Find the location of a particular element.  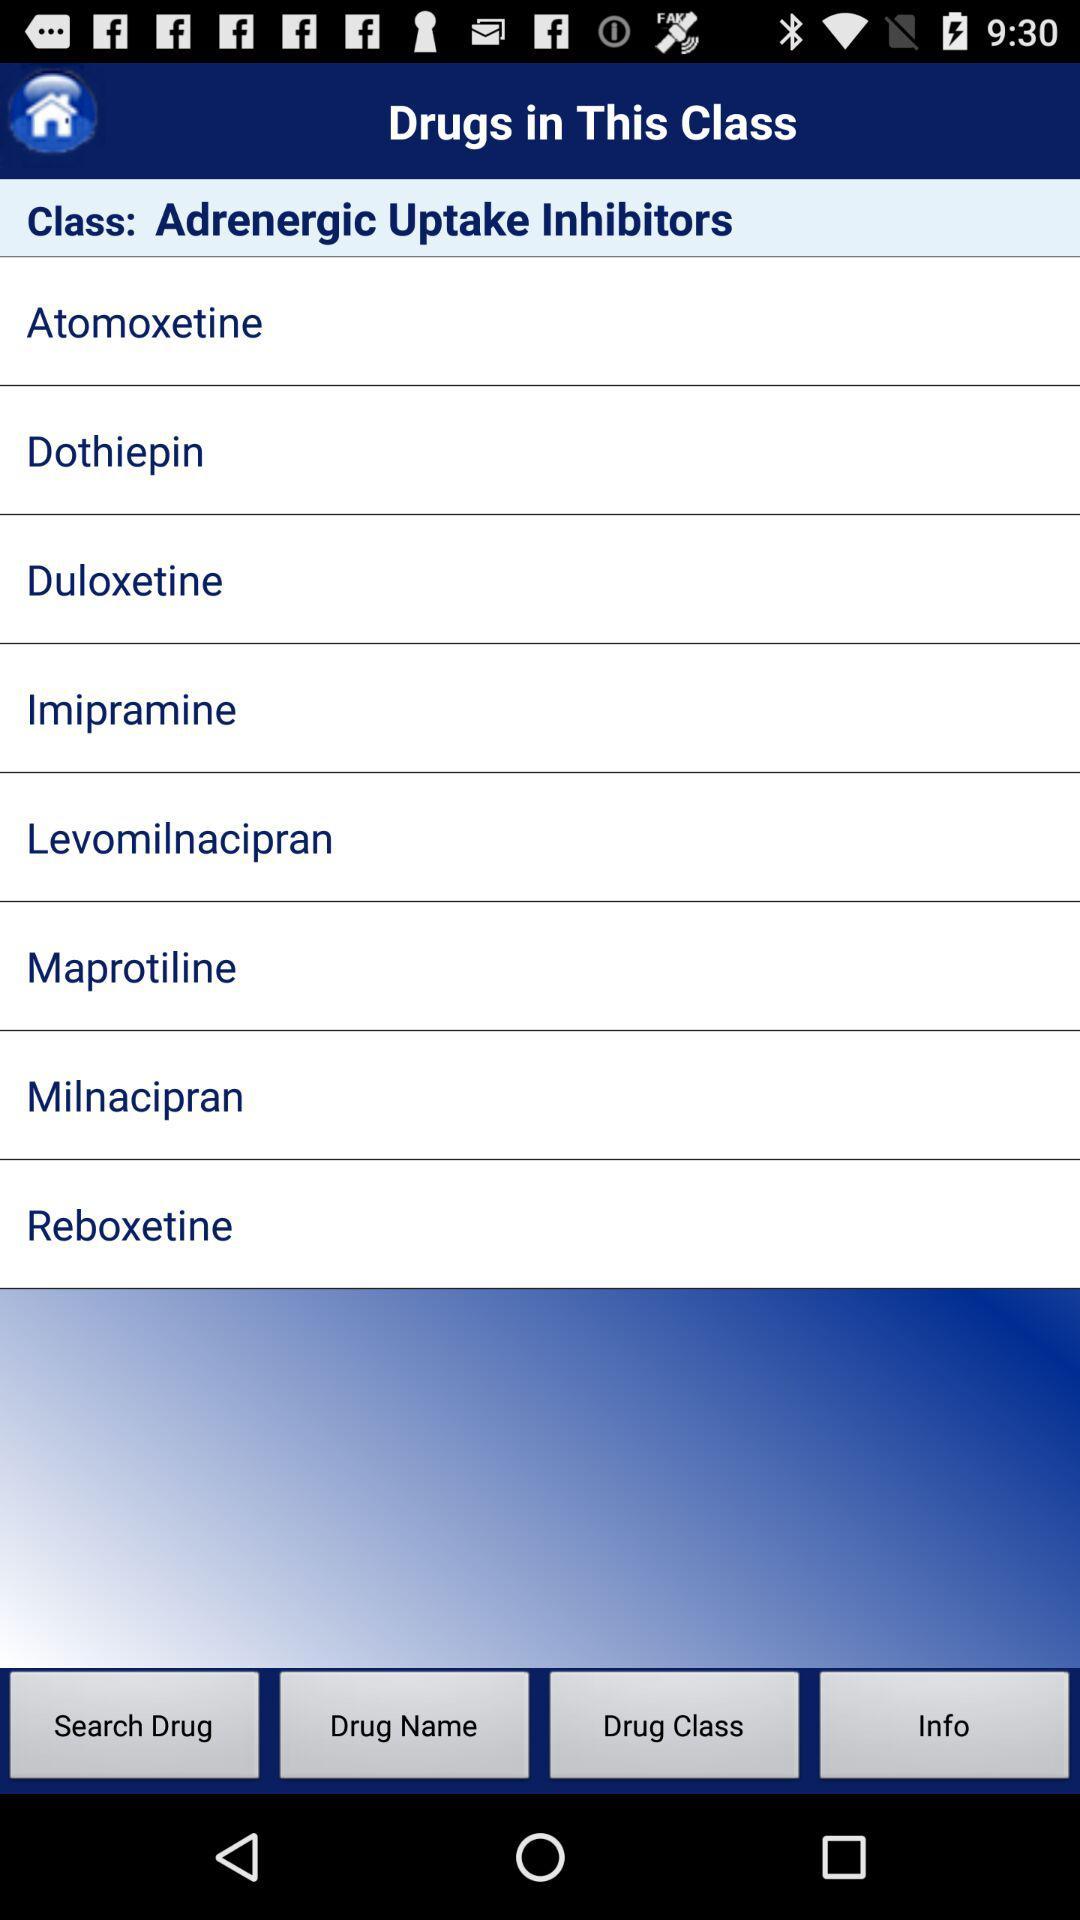

the home icon is located at coordinates (51, 122).